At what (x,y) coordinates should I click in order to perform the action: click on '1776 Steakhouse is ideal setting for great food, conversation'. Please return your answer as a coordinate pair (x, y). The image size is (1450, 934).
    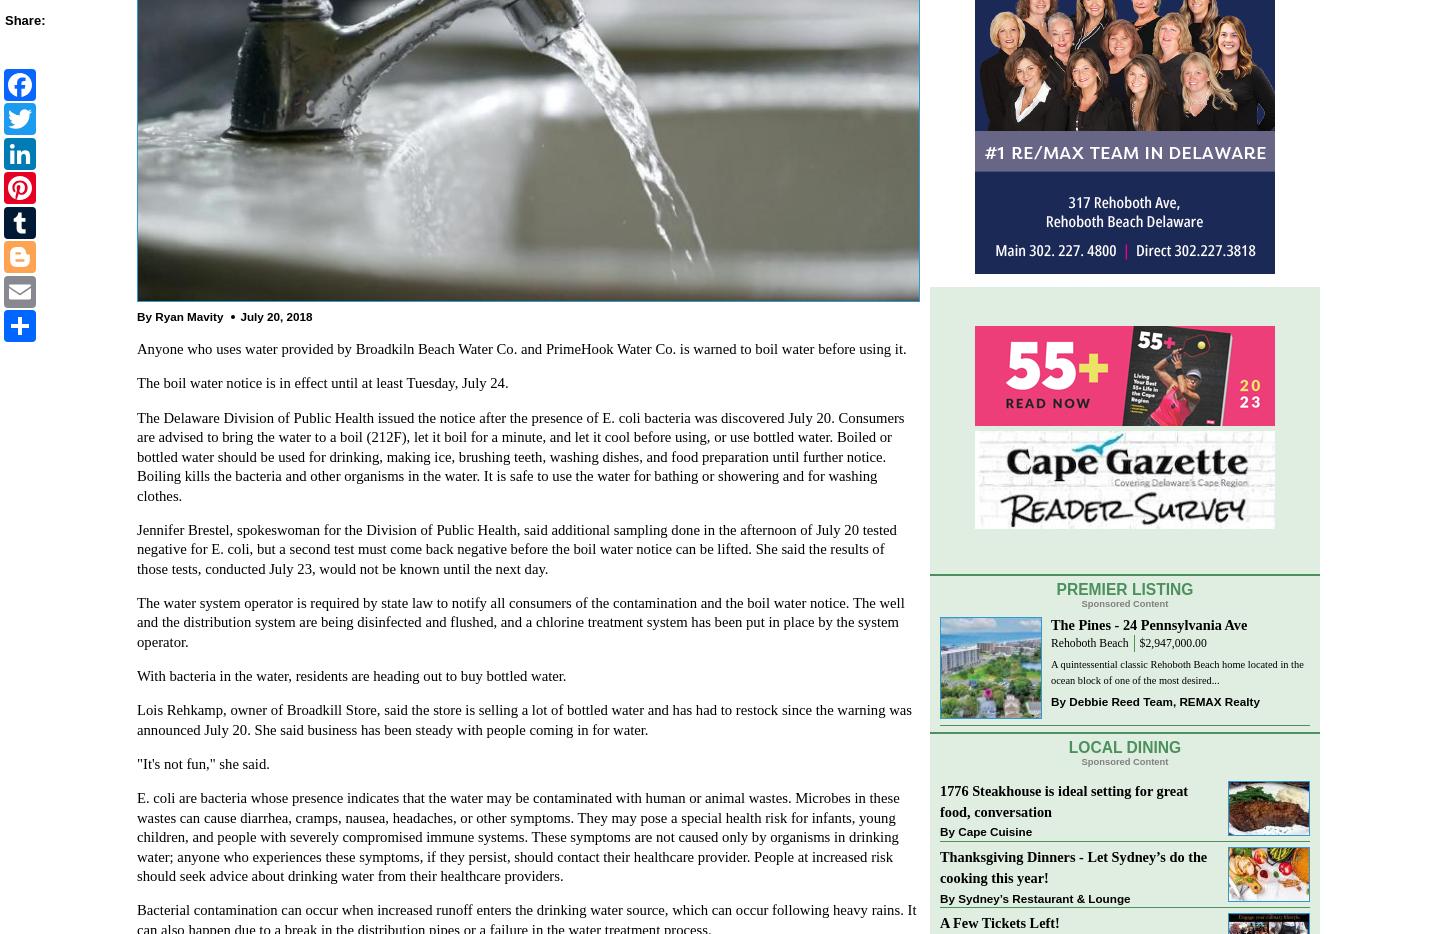
    Looking at the image, I should click on (1064, 800).